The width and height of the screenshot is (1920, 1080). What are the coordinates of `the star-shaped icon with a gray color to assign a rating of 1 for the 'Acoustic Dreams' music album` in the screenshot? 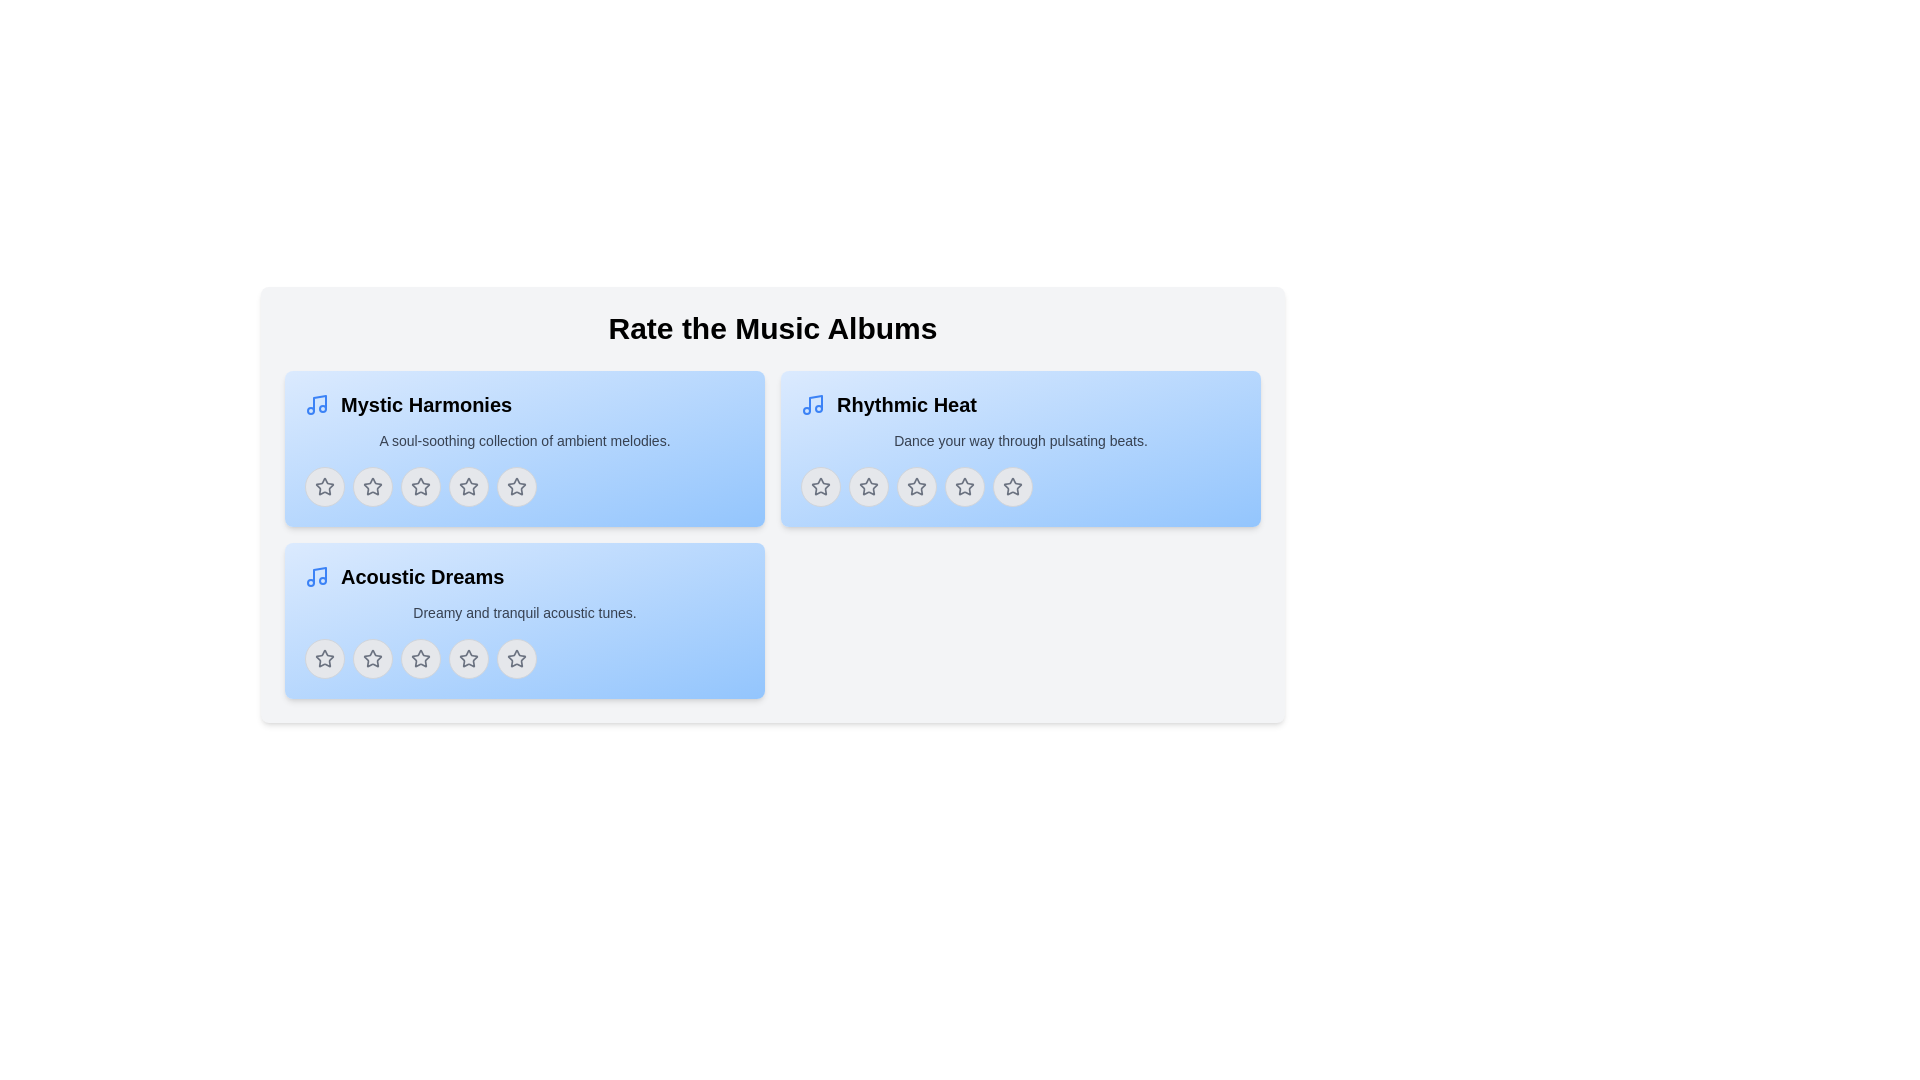 It's located at (373, 659).